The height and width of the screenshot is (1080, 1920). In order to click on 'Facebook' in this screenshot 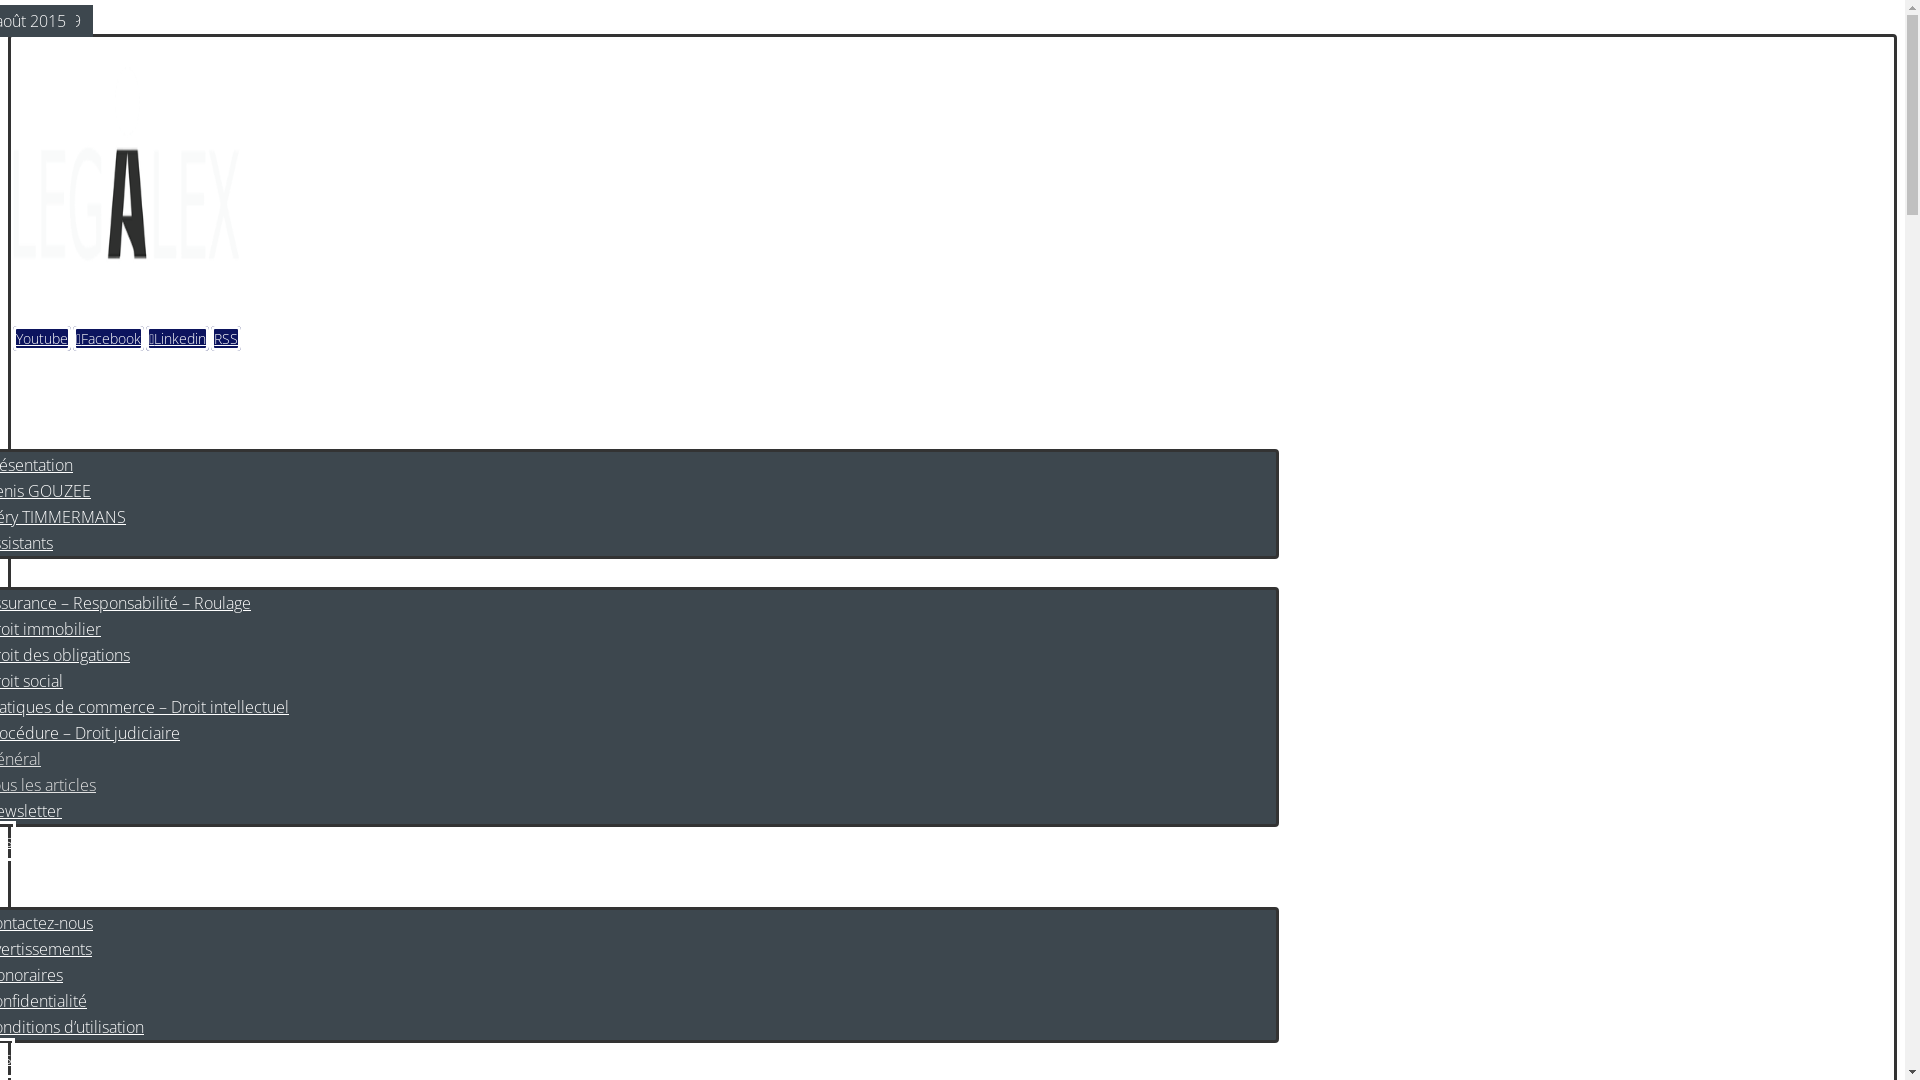, I will do `click(107, 337)`.